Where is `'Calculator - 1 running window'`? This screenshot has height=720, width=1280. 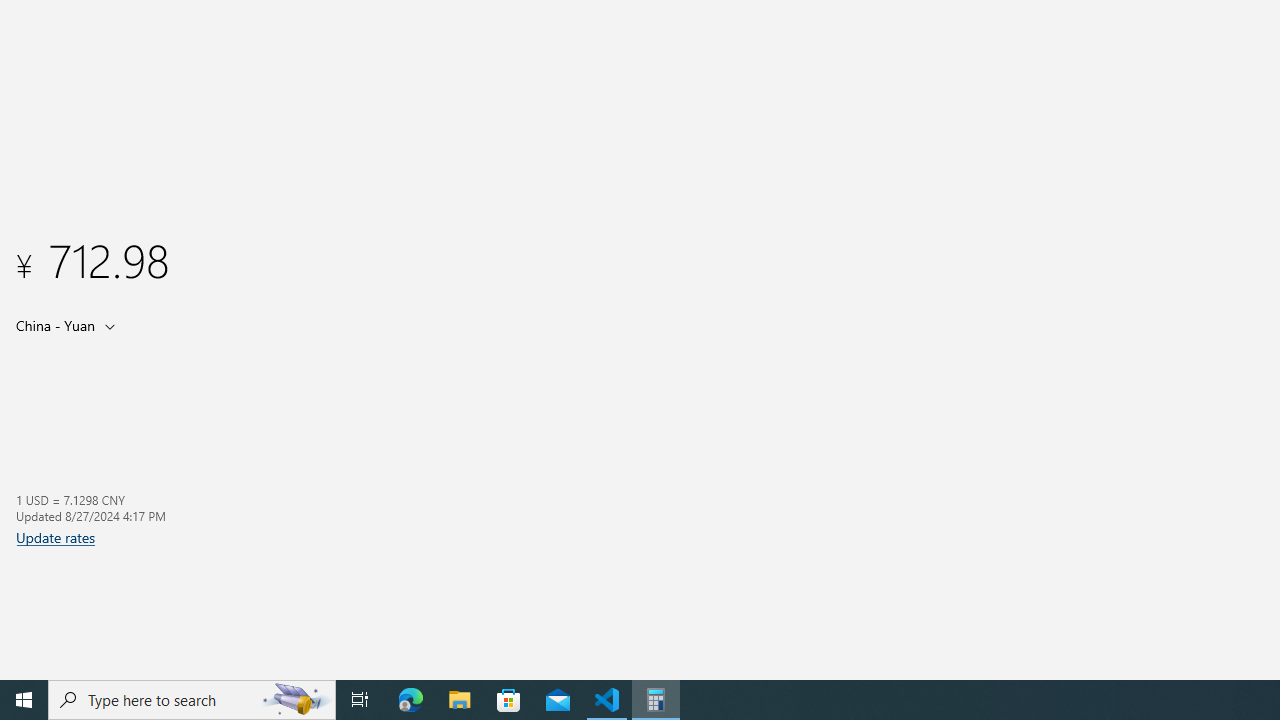 'Calculator - 1 running window' is located at coordinates (656, 698).